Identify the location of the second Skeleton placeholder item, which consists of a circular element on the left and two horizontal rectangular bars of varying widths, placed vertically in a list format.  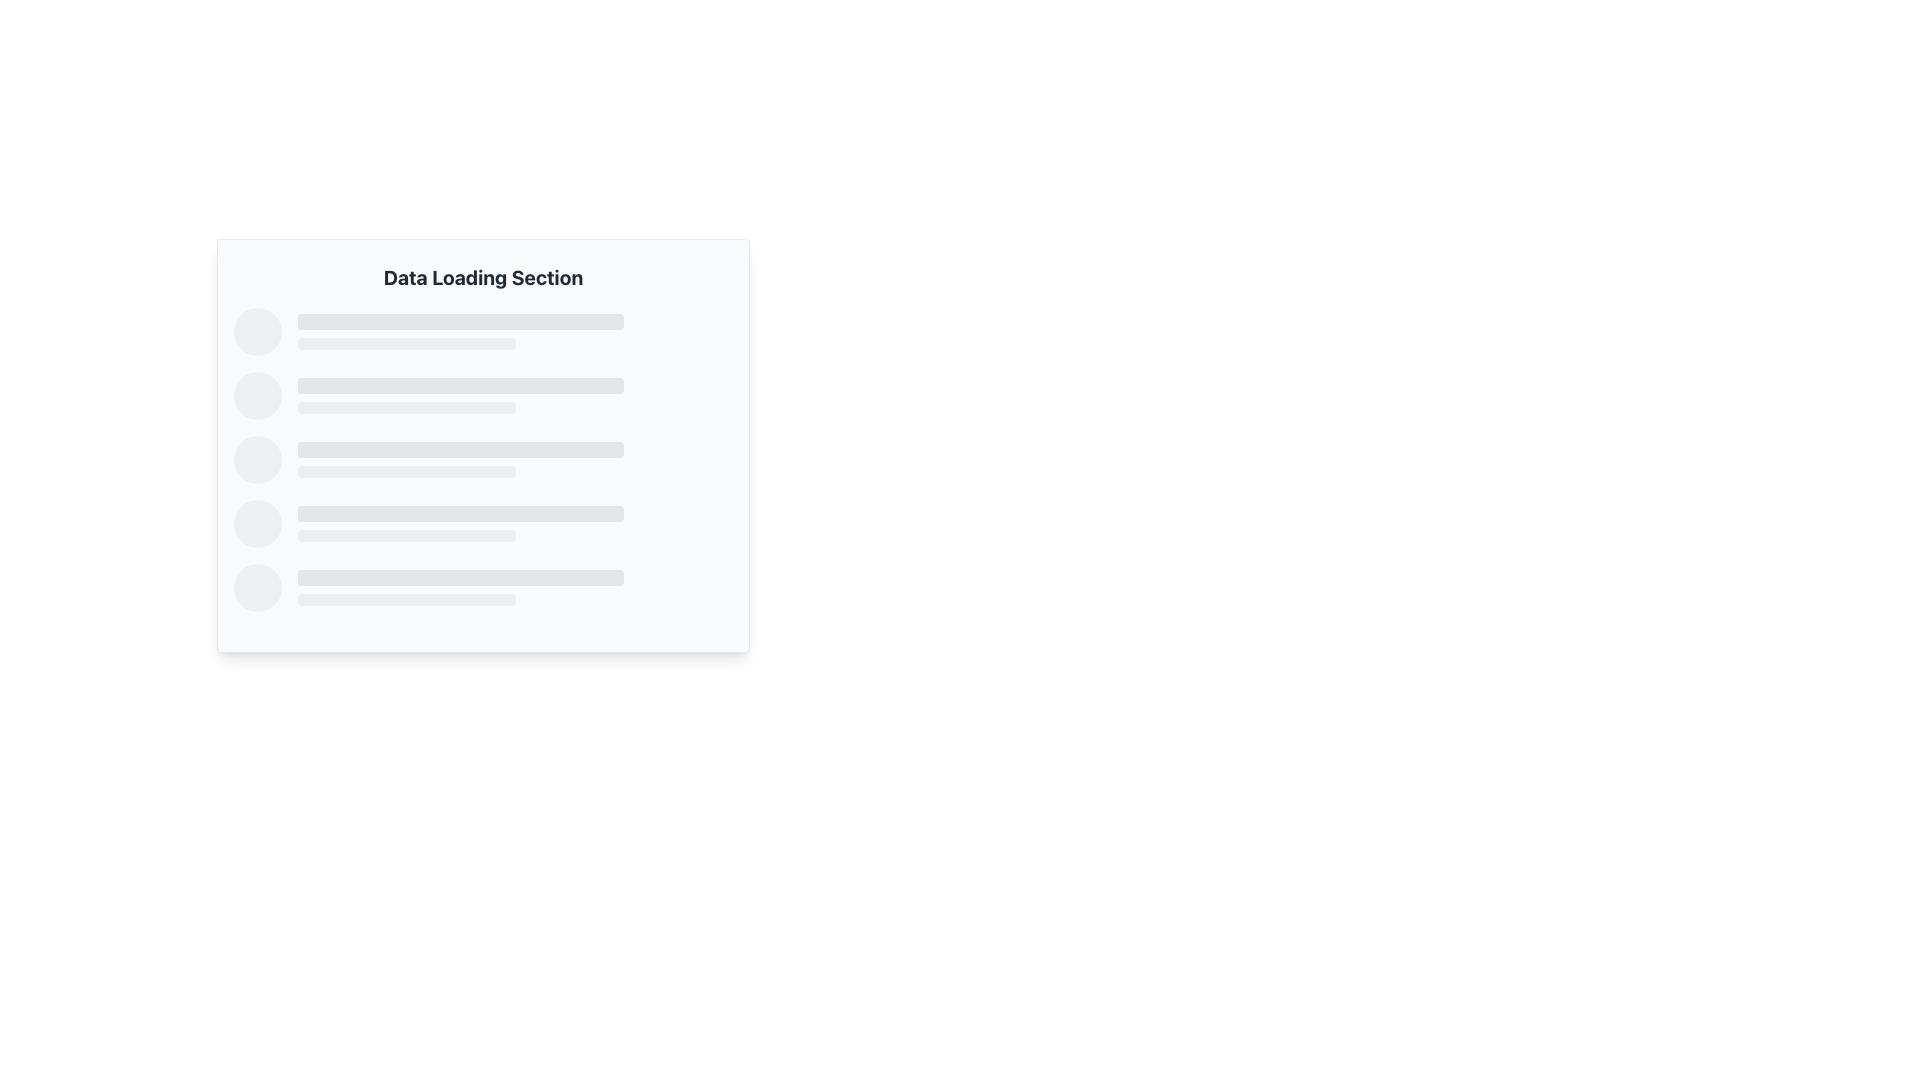
(483, 396).